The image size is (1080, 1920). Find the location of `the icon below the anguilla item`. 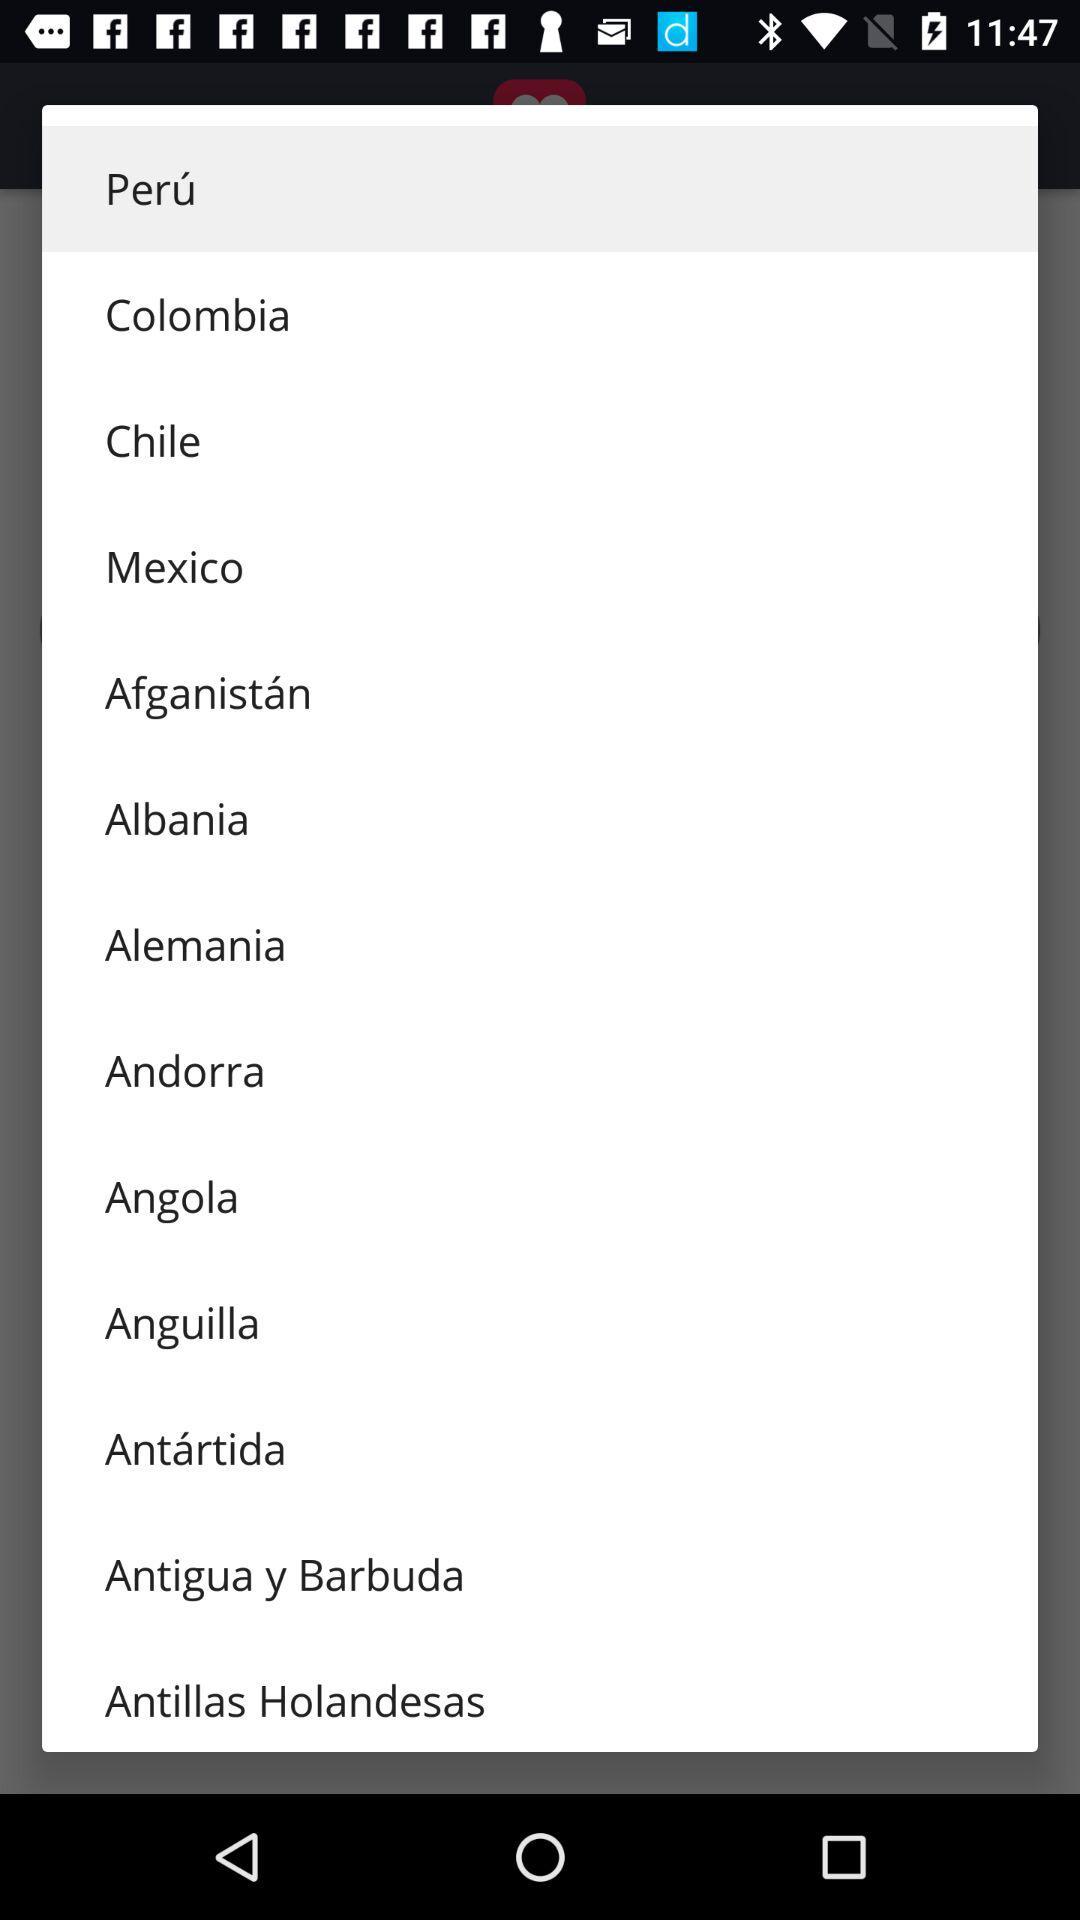

the icon below the anguilla item is located at coordinates (540, 1449).